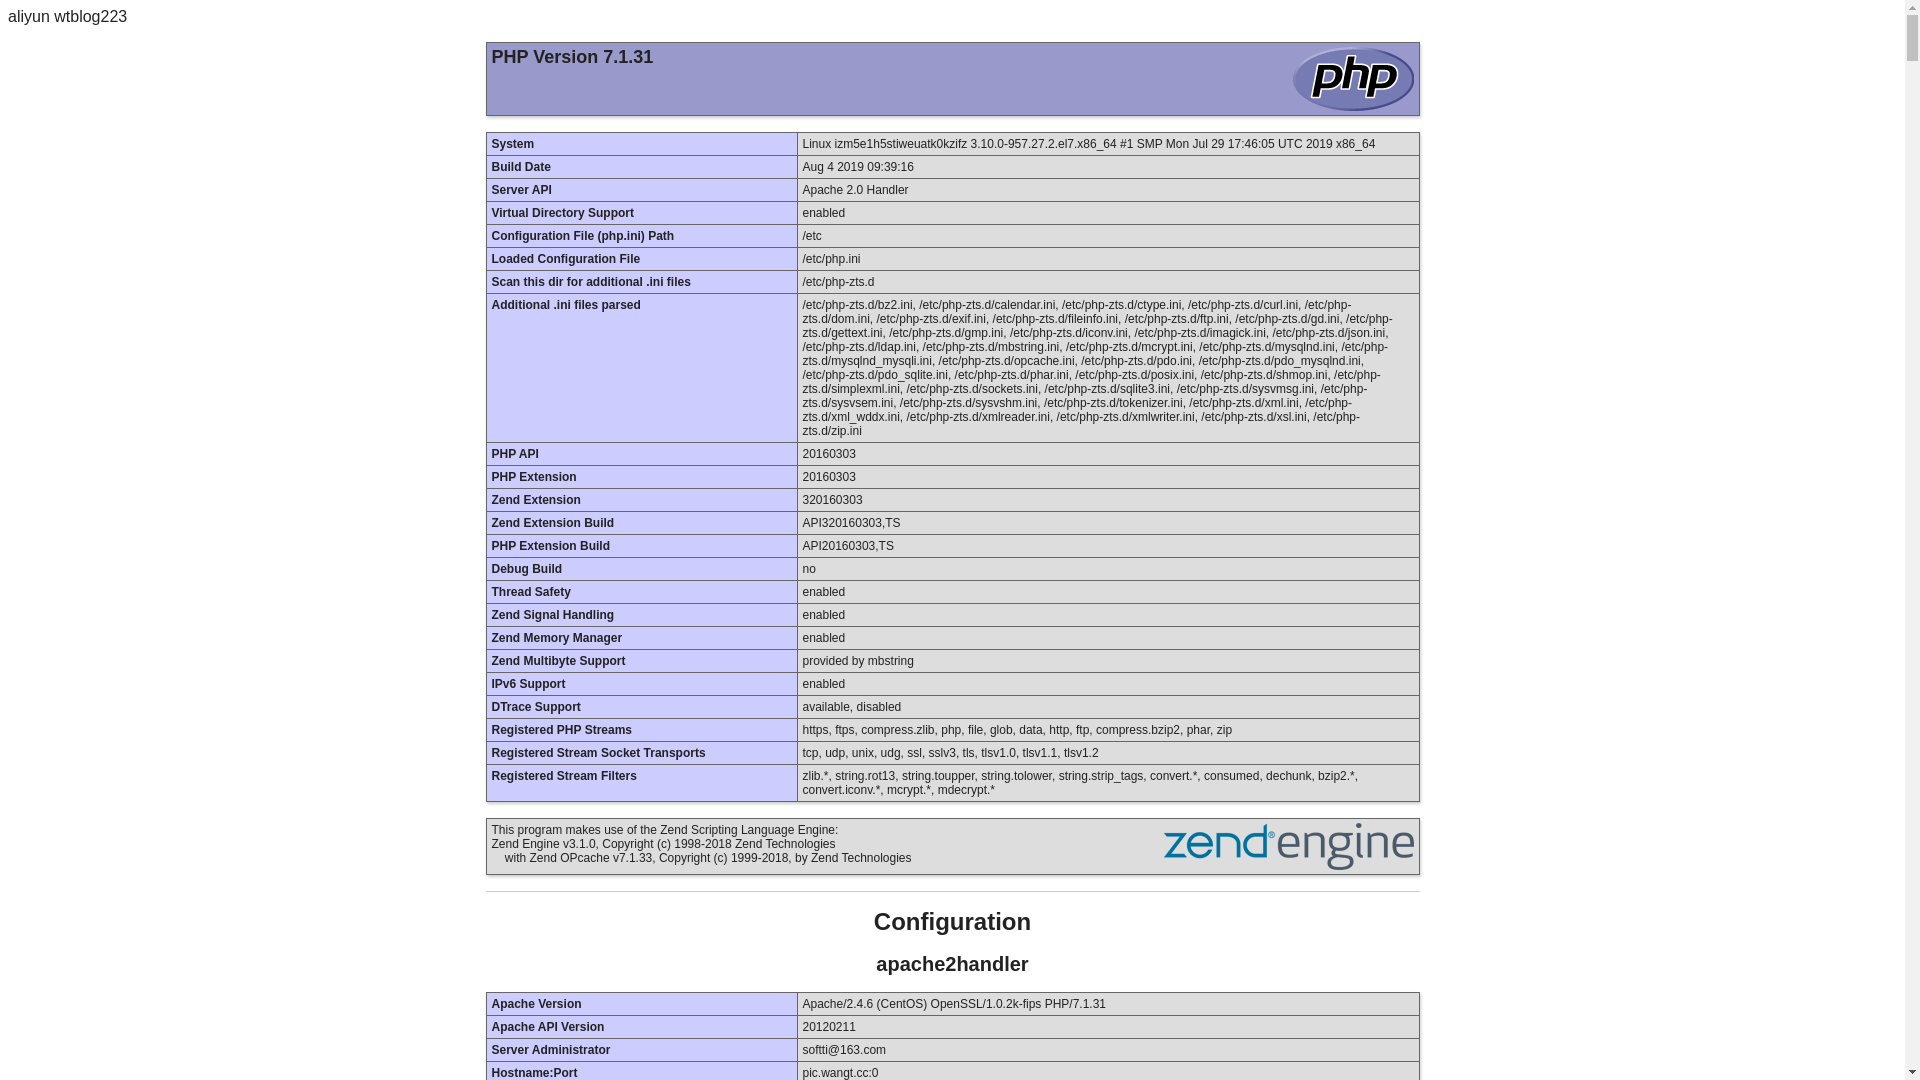 This screenshot has height=1080, width=1920. What do you see at coordinates (875, 963) in the screenshot?
I see `'apache2handler'` at bounding box center [875, 963].